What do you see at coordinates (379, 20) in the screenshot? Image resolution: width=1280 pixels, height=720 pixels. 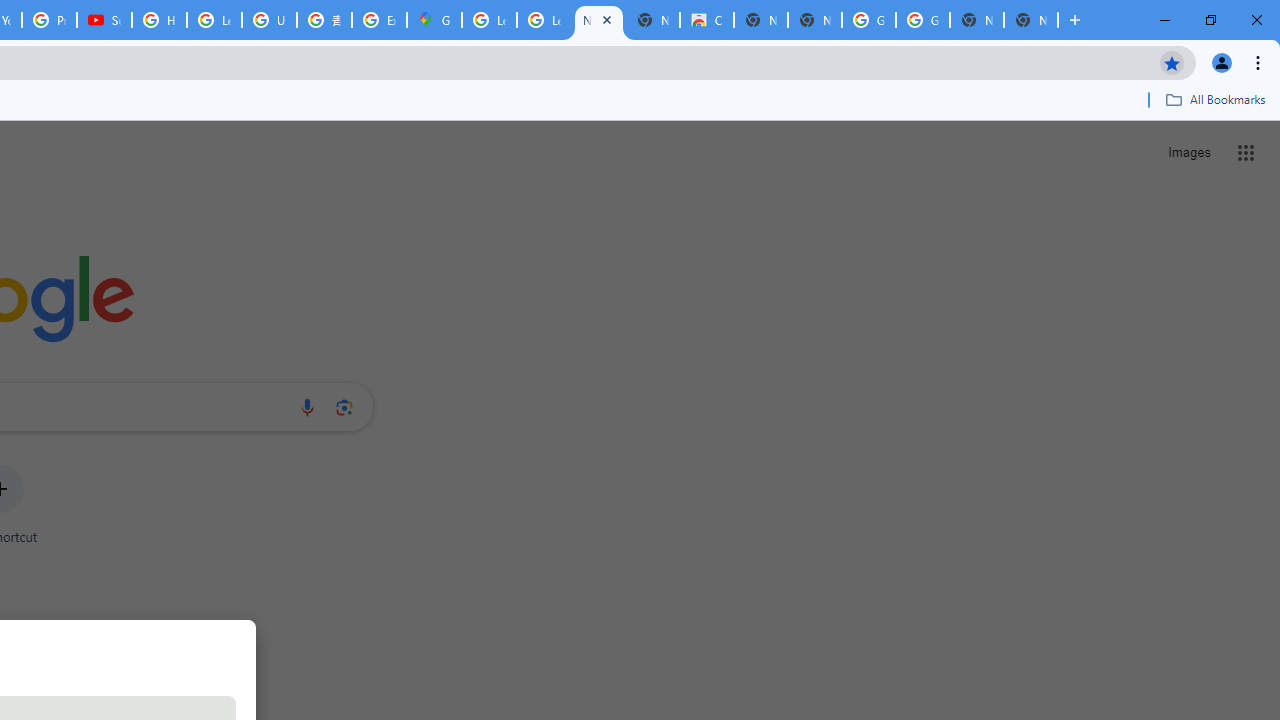 I see `'Explore new street-level details - Google Maps Help'` at bounding box center [379, 20].